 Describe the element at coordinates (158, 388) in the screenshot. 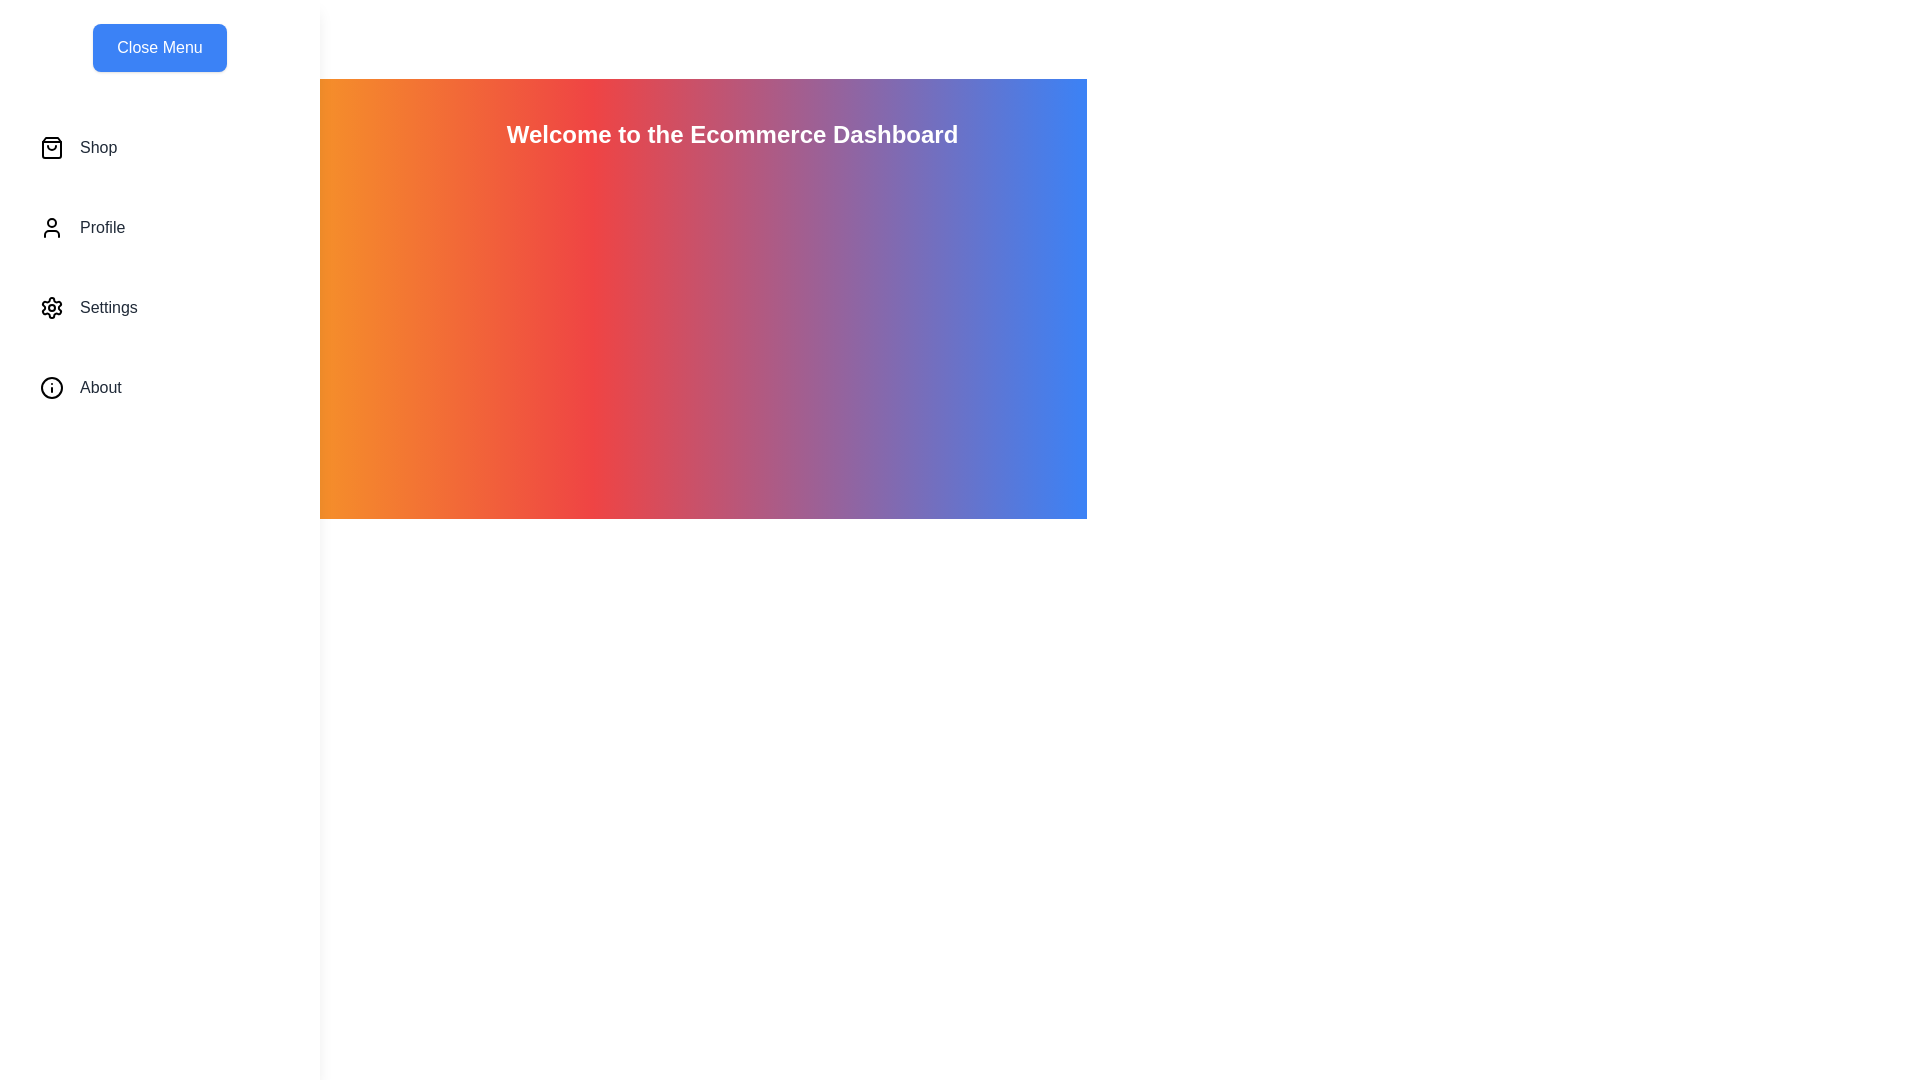

I see `the menu item About where About can be one of 'Shop', 'Profile', 'Settings', or 'About'` at that location.